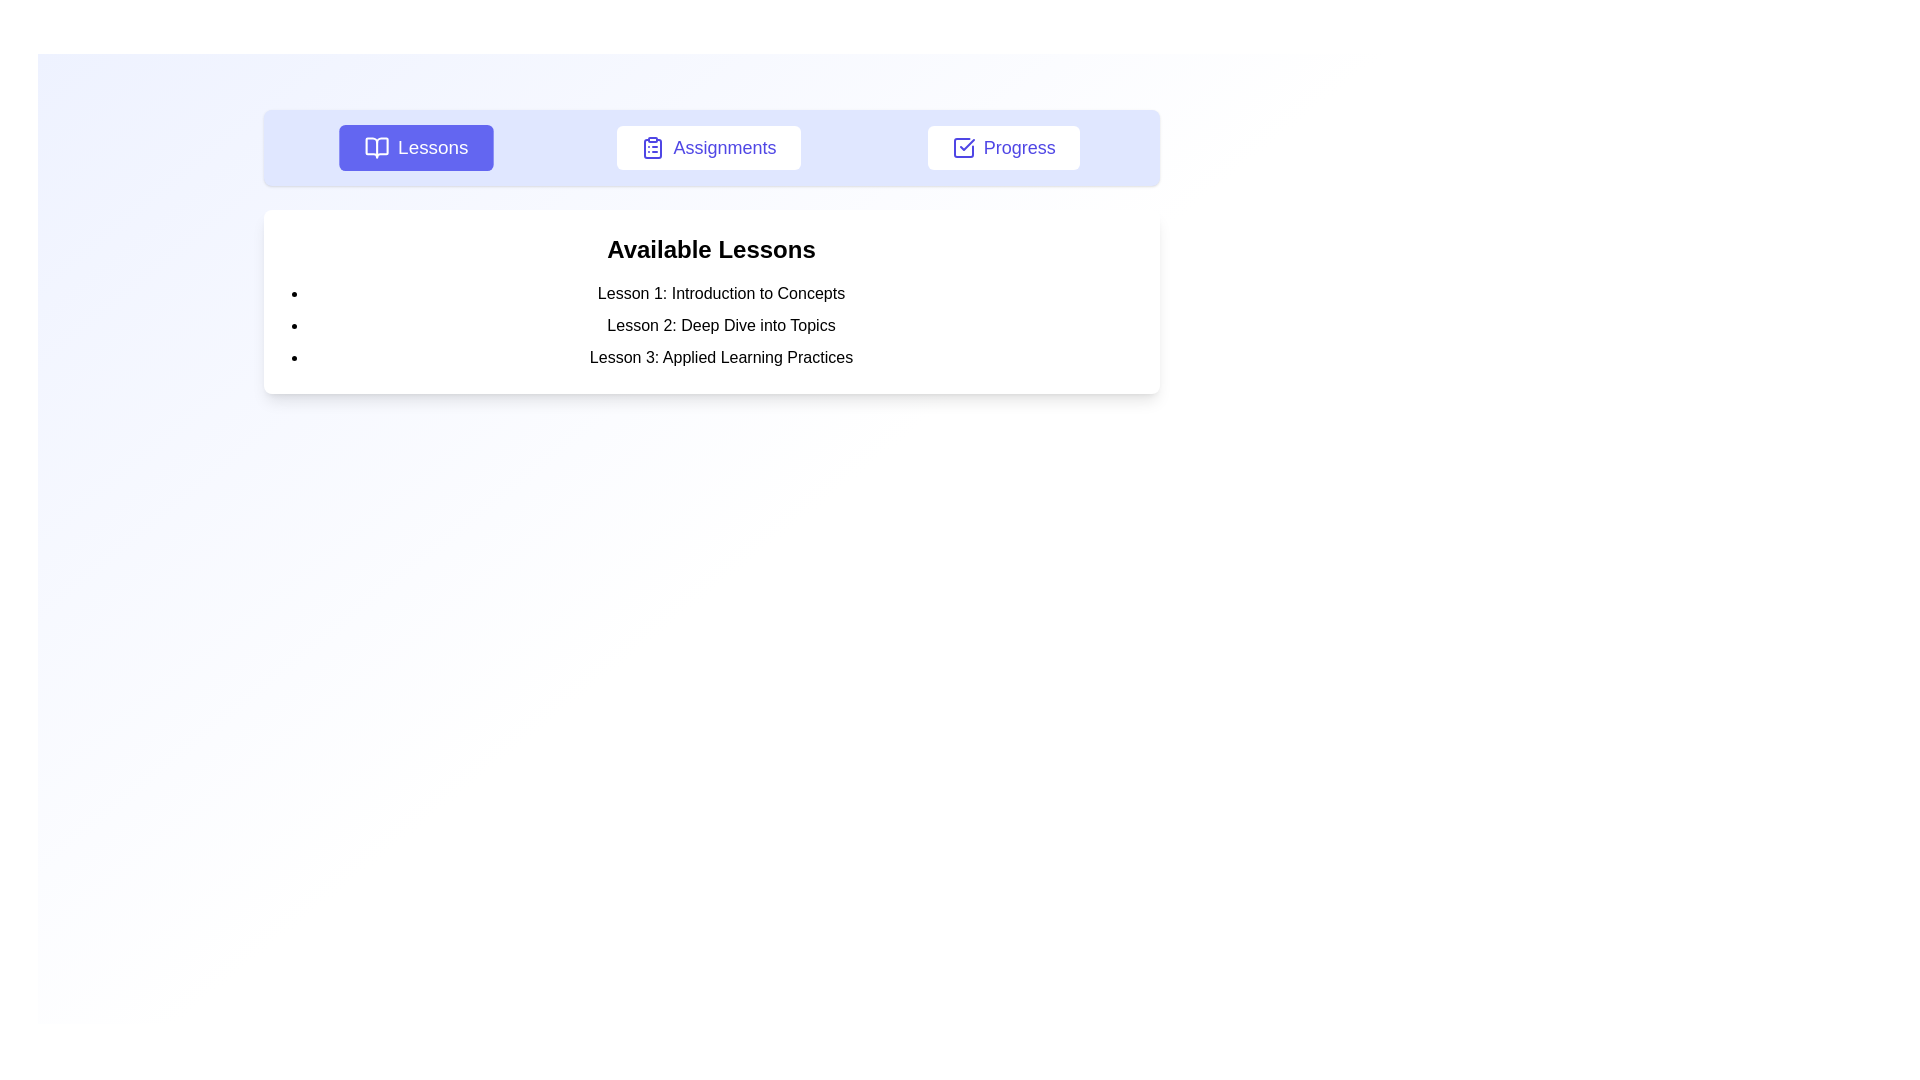 This screenshot has width=1920, height=1080. What do you see at coordinates (720, 325) in the screenshot?
I see `the text element displaying 'Lesson 2: Deep Dive into Topics', which is the second item in a vertical list of lessons` at bounding box center [720, 325].